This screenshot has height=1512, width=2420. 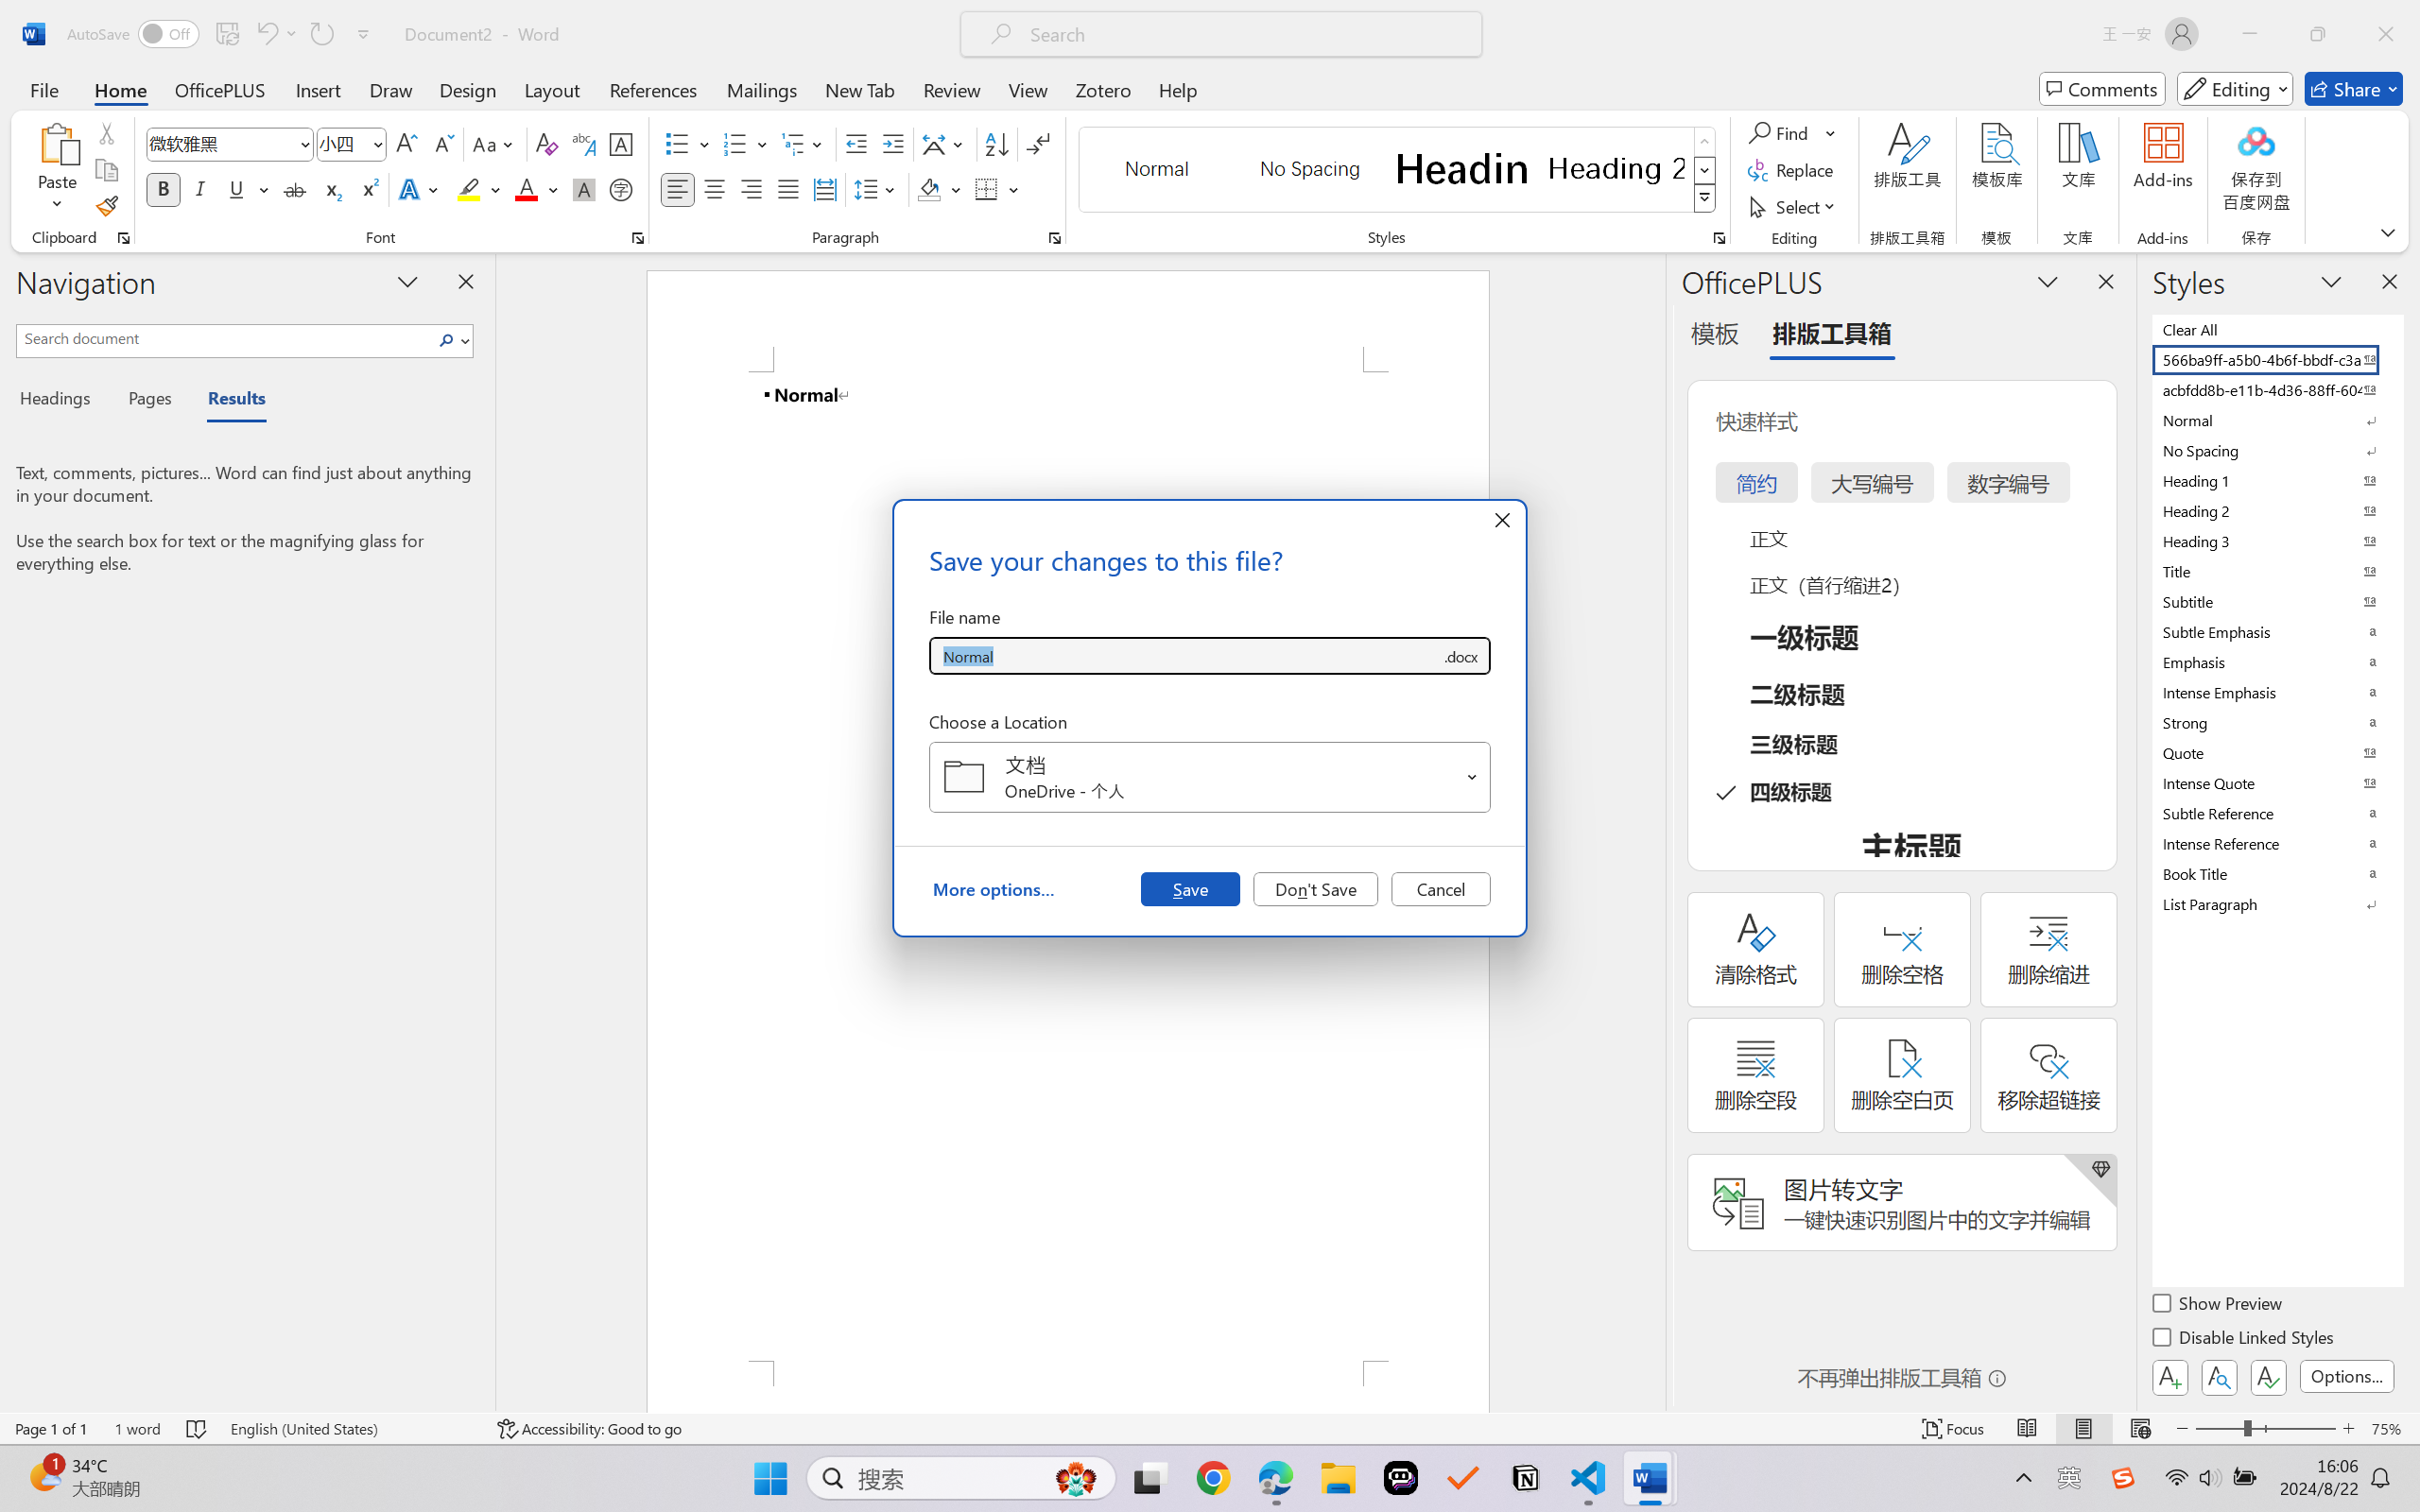 What do you see at coordinates (226, 401) in the screenshot?
I see `'Results'` at bounding box center [226, 401].